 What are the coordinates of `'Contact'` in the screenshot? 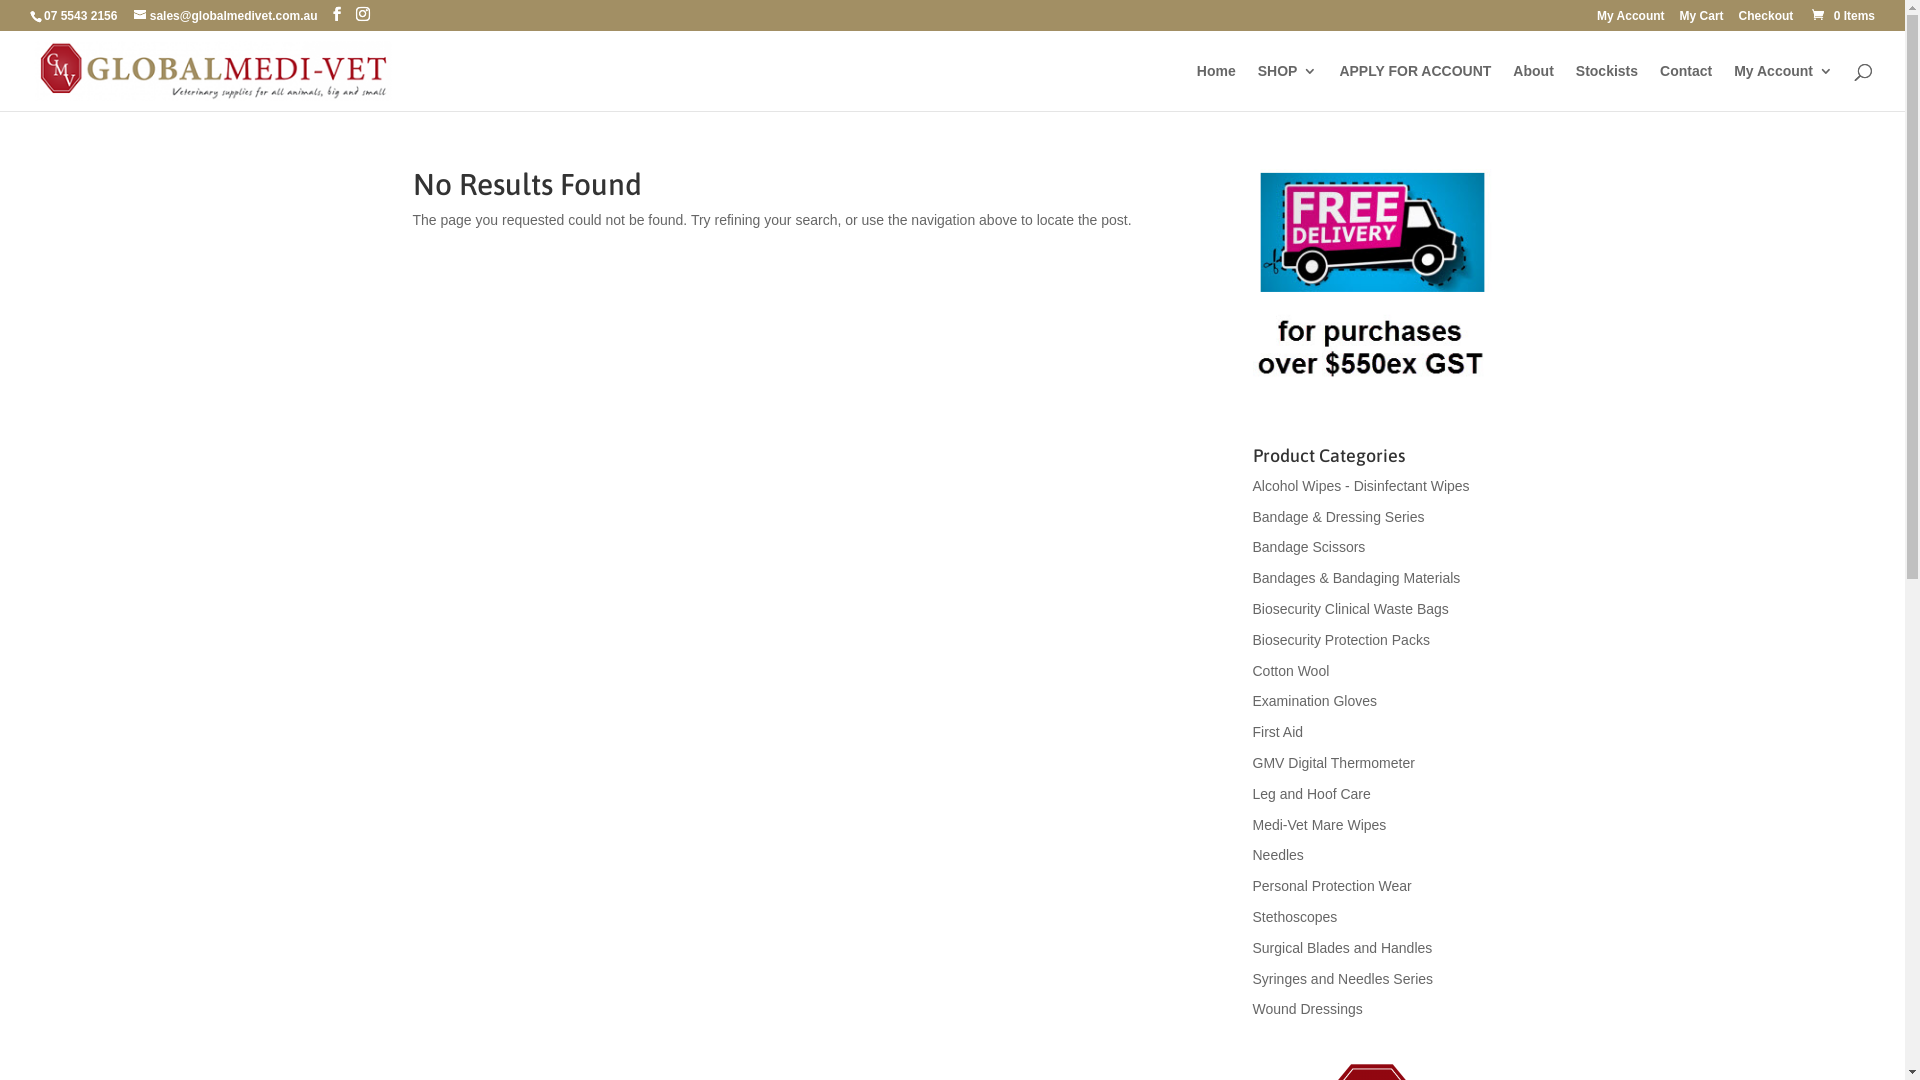 It's located at (1684, 86).